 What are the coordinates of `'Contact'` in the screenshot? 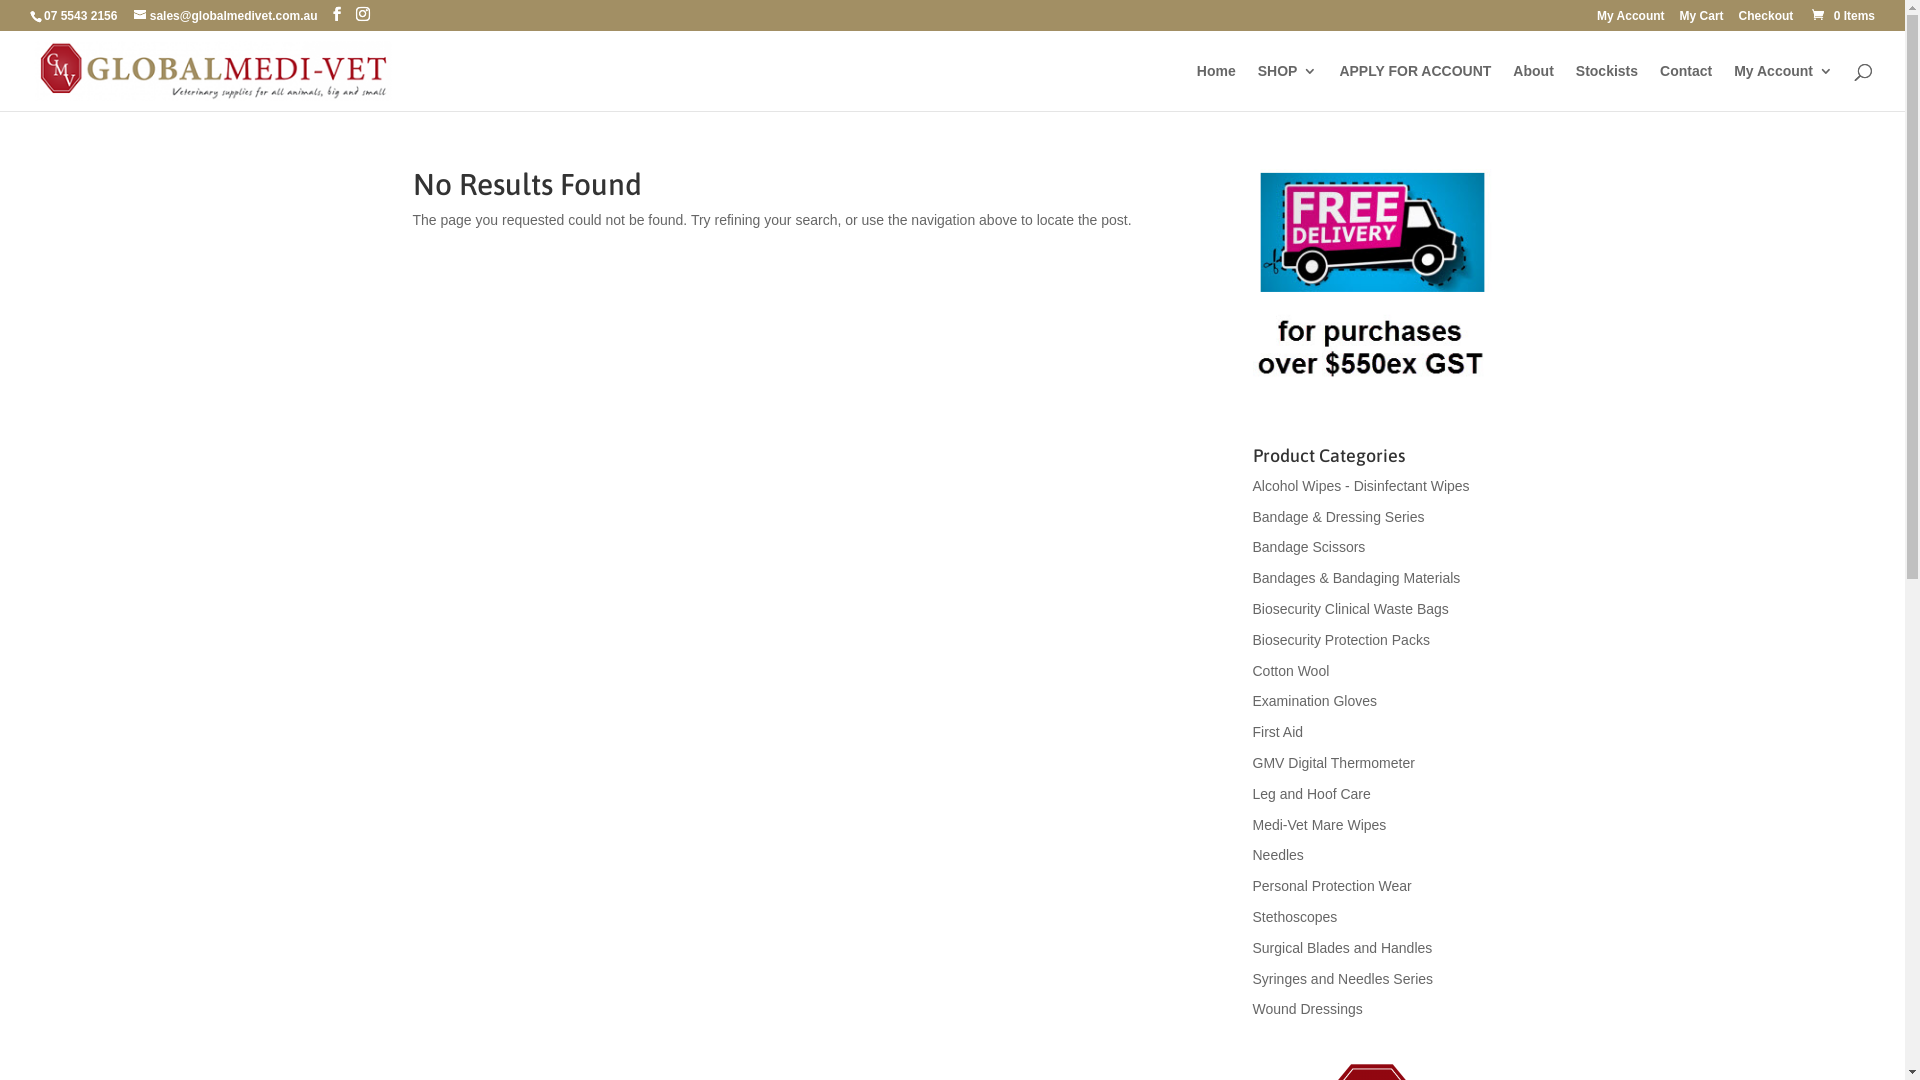 It's located at (1684, 86).